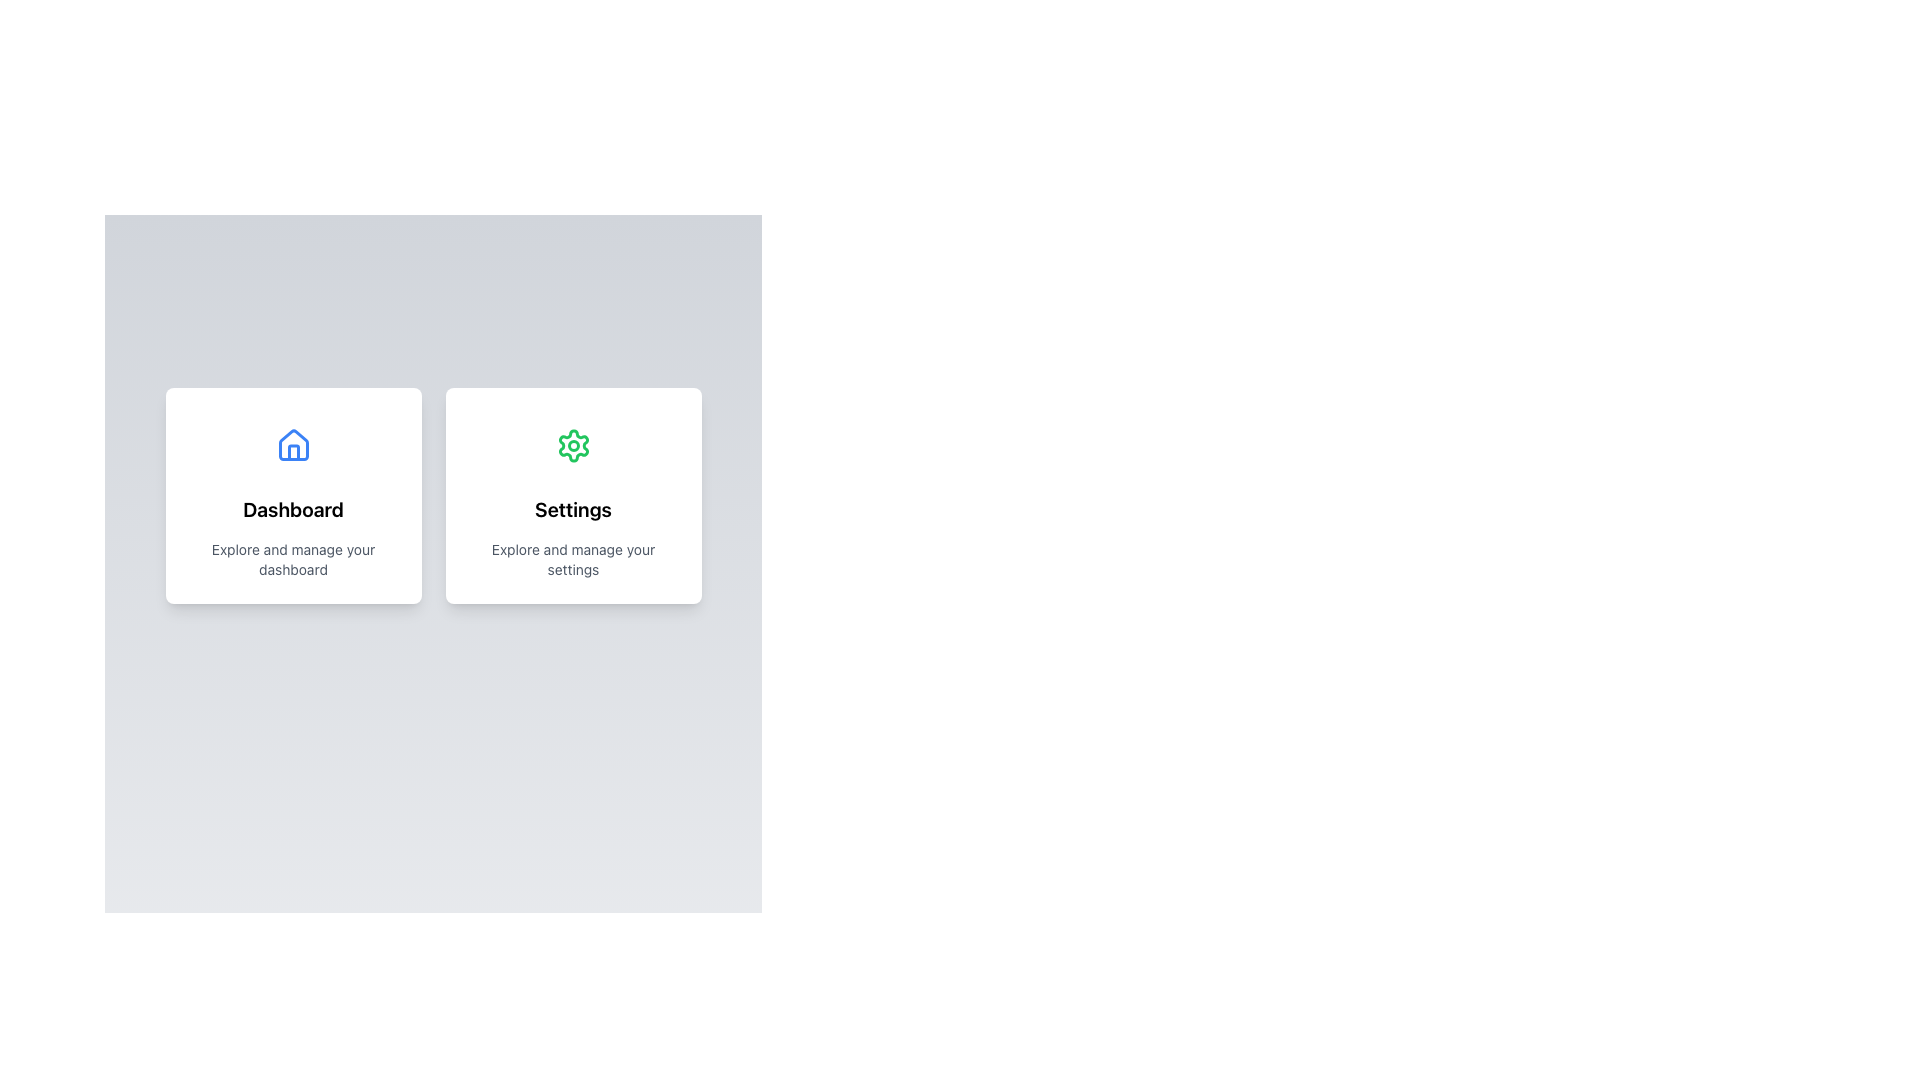 This screenshot has width=1920, height=1080. Describe the element at coordinates (572, 445) in the screenshot. I see `the 'Settings' icon located in the upper section of the second card in a horizontally arranged list of cards` at that location.